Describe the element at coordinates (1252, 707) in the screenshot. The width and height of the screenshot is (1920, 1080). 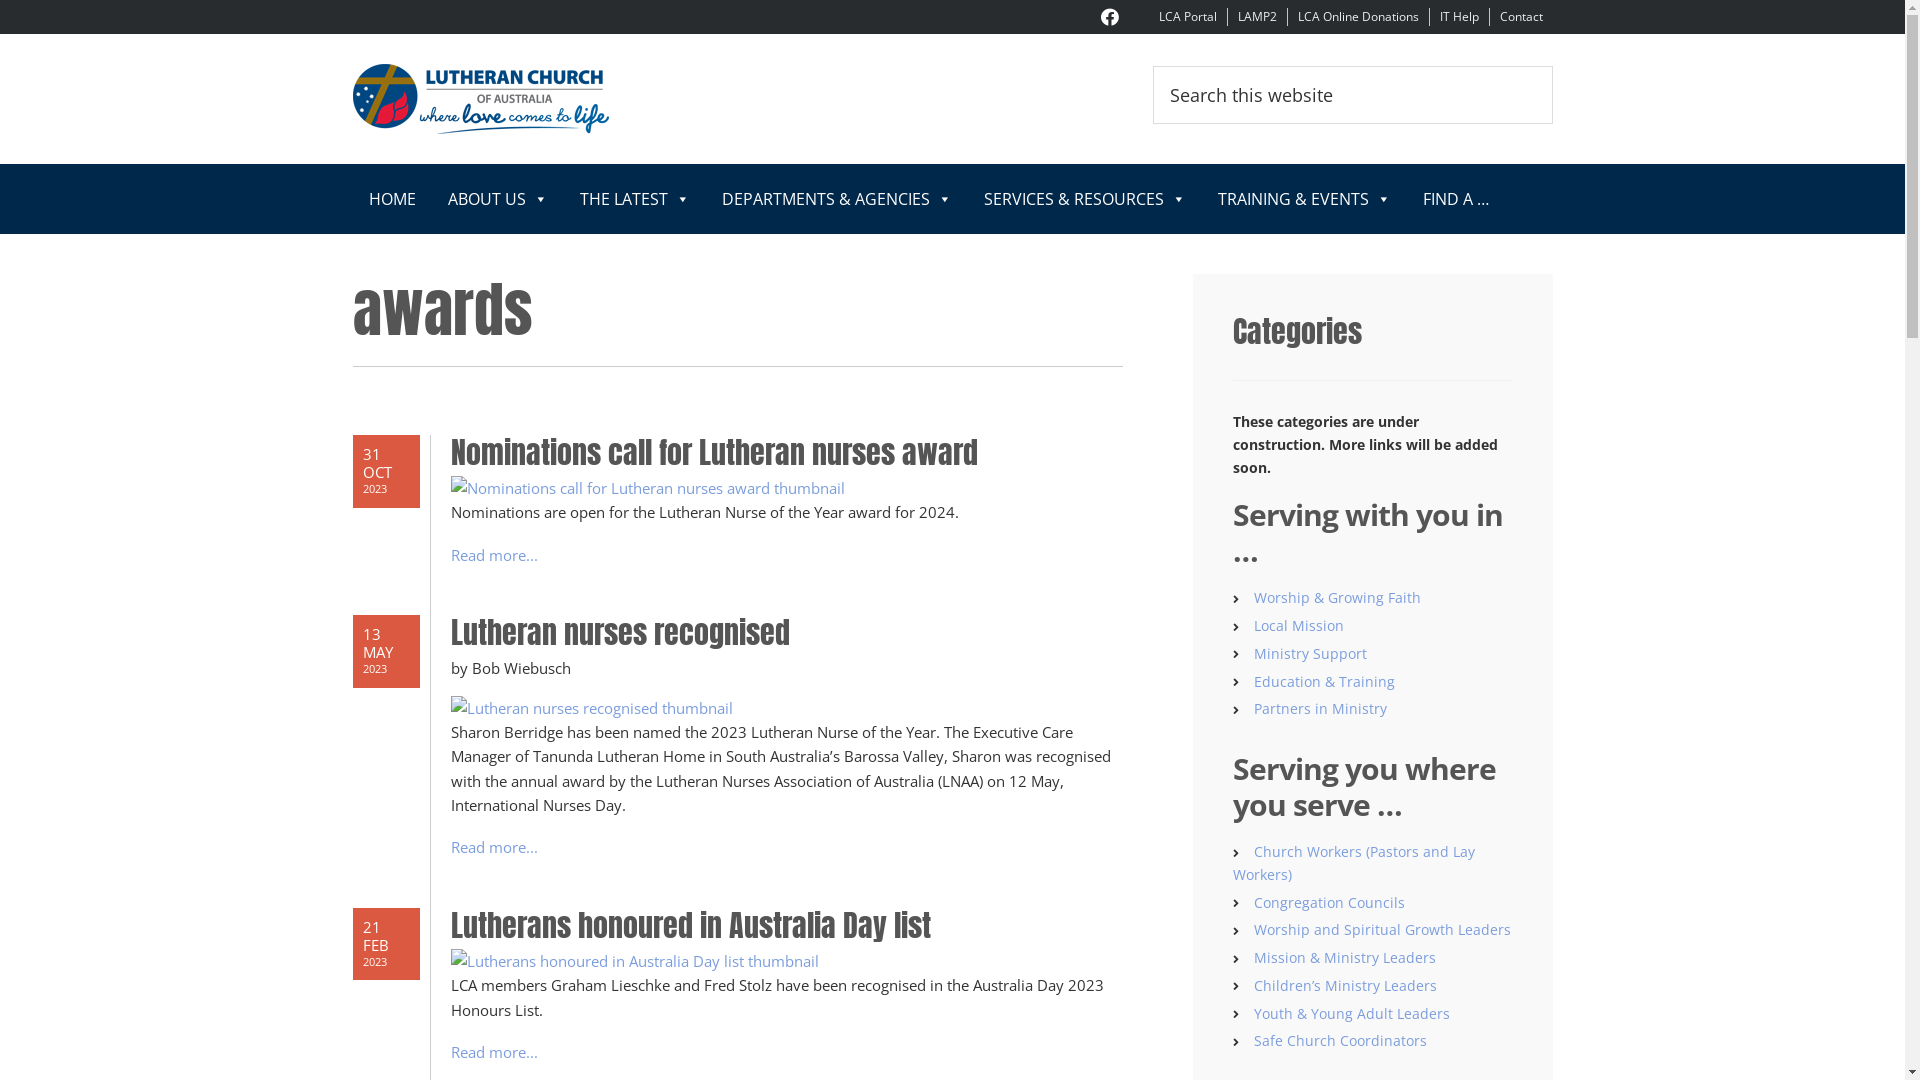
I see `'Partners in Ministry'` at that location.